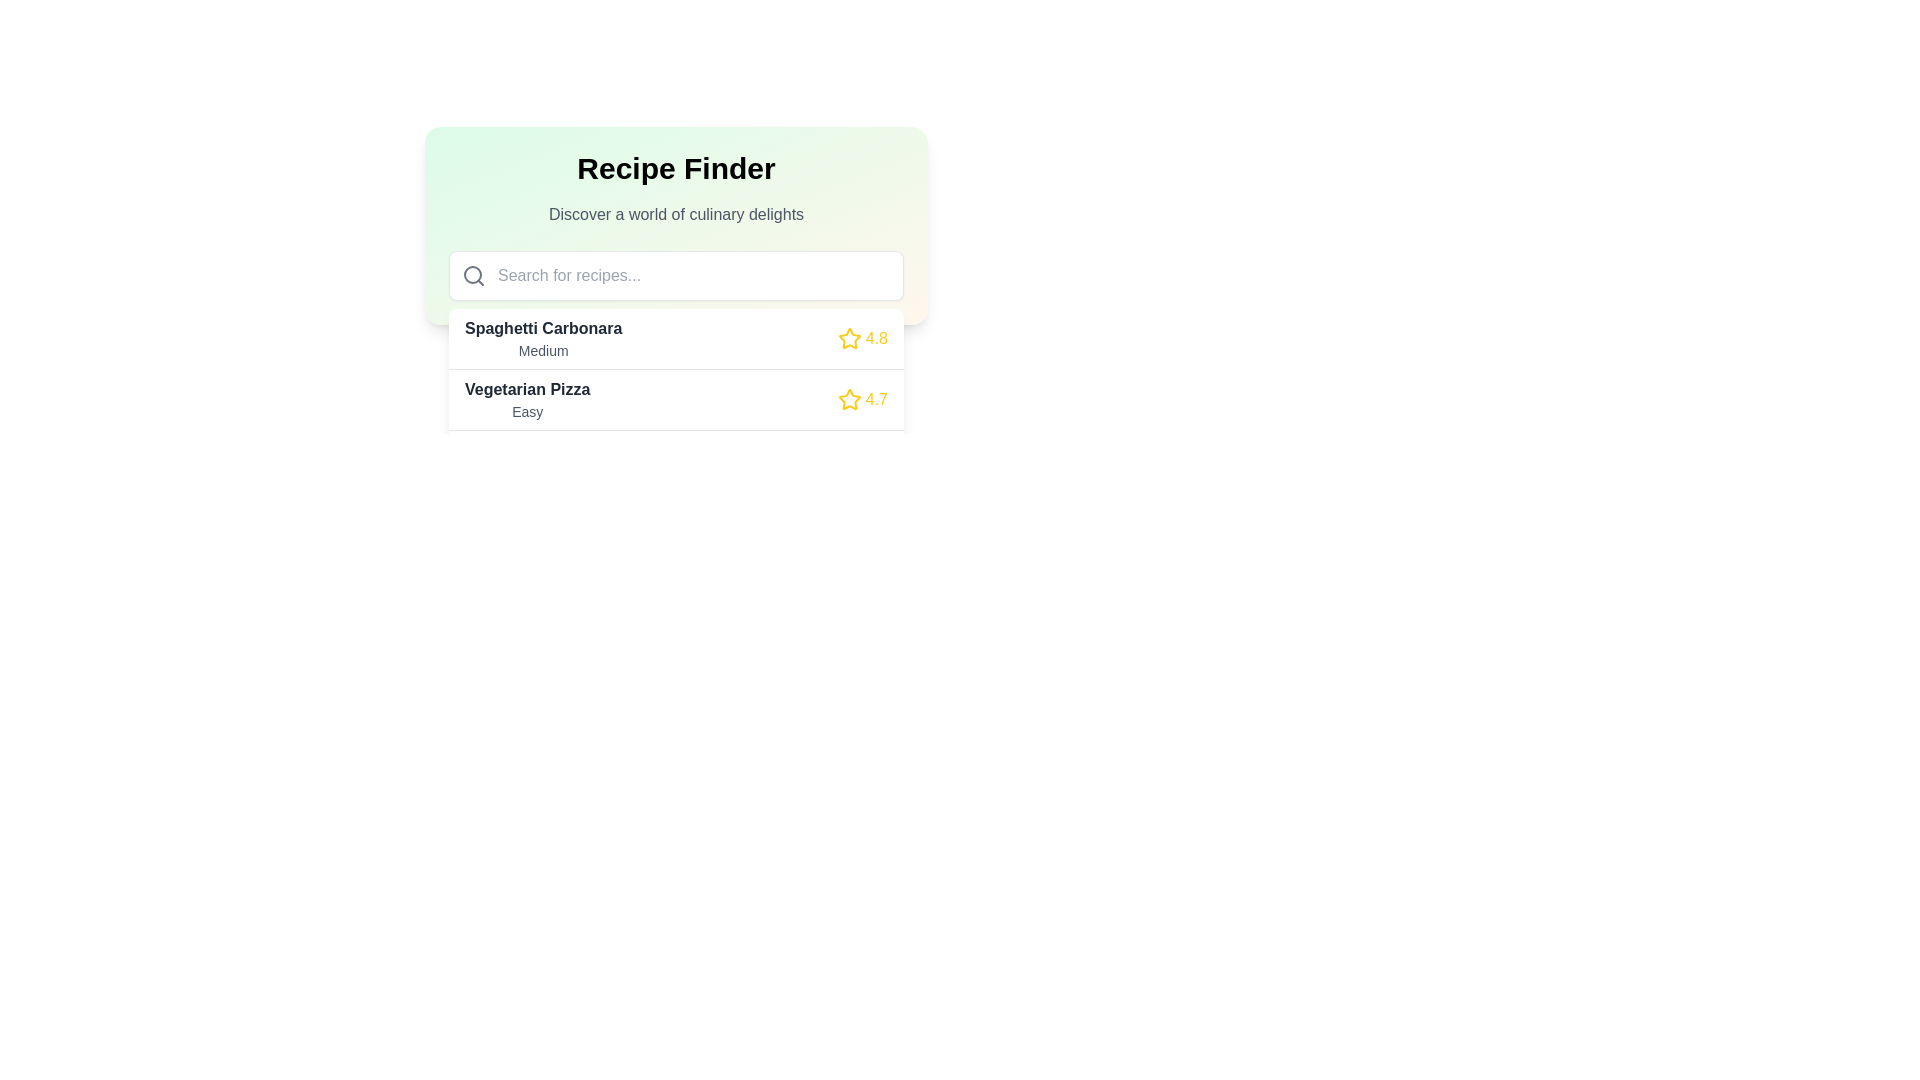 The image size is (1920, 1080). I want to click on the text label that describes the difficulty of the recipe 'Spaghetti Carbonara', which is positioned directly below its title in the first recipe entry, so click(543, 350).